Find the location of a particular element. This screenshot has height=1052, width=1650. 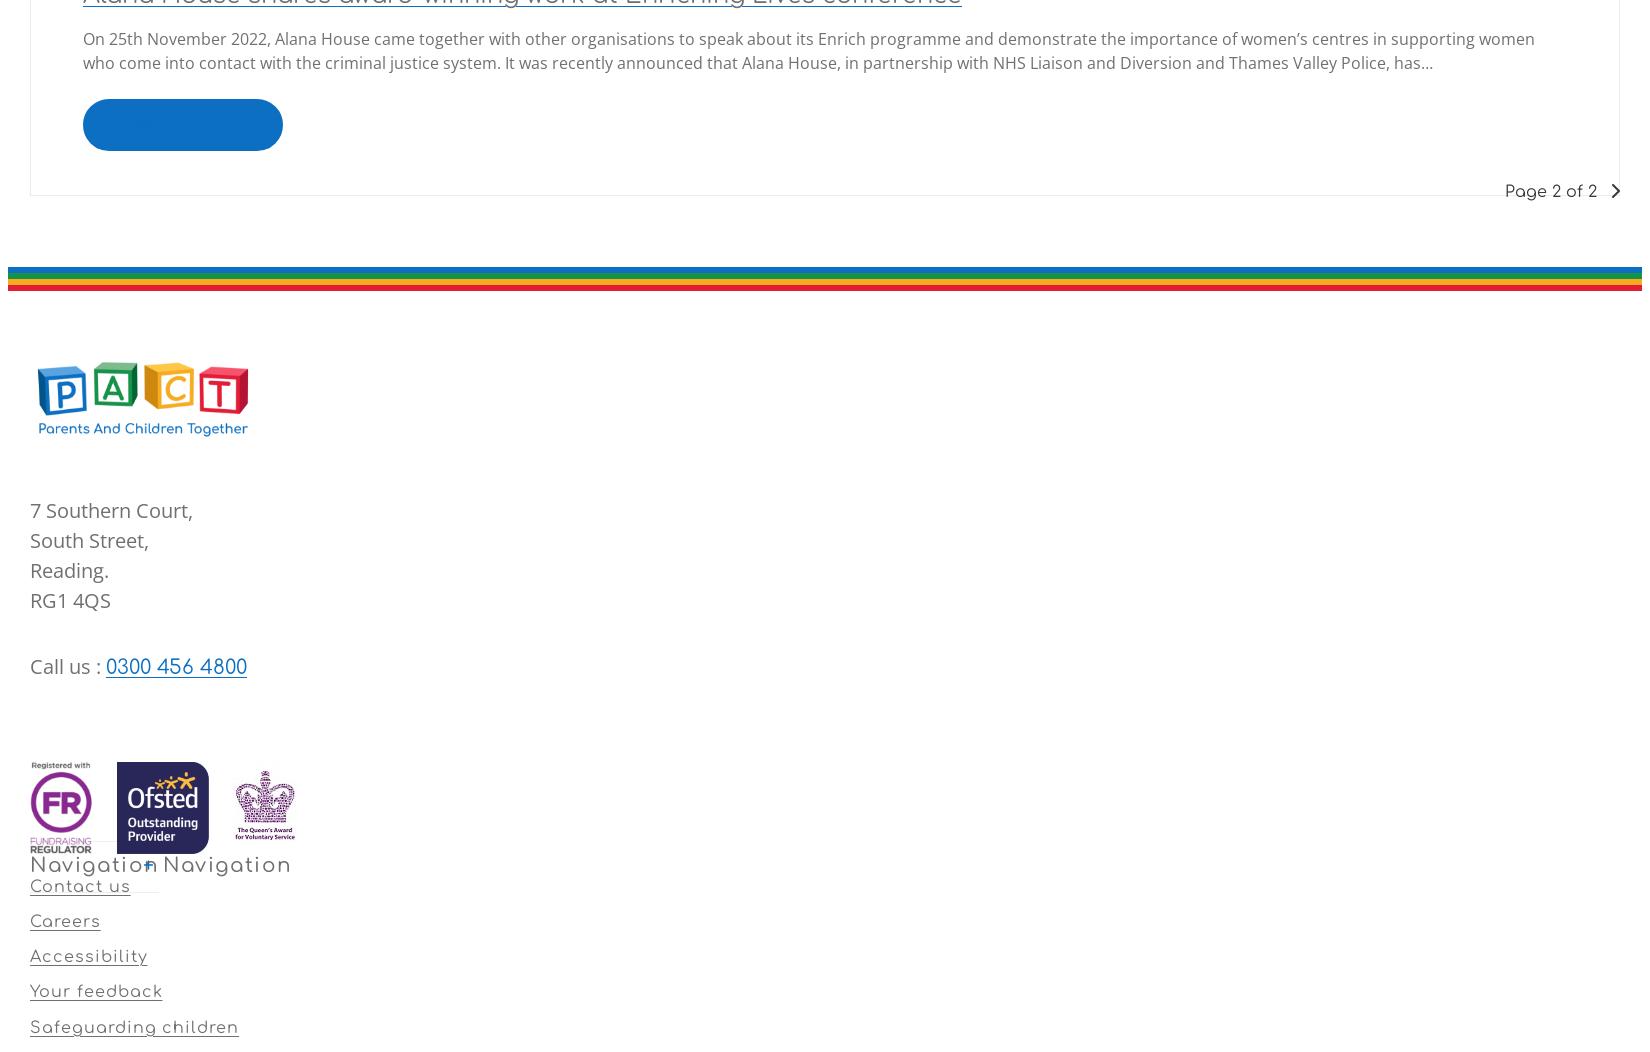

'On 25th November 2022, Alana House came together with other organisations to speak about its Enrich programme and demonstrate the importance of women’s centres in supporting women who come into contact with the criminal justice system. It was recently announced that Alana House, in partnership with NHS Liaison and Diversion and Thames Valley Police, has…' is located at coordinates (807, 48).